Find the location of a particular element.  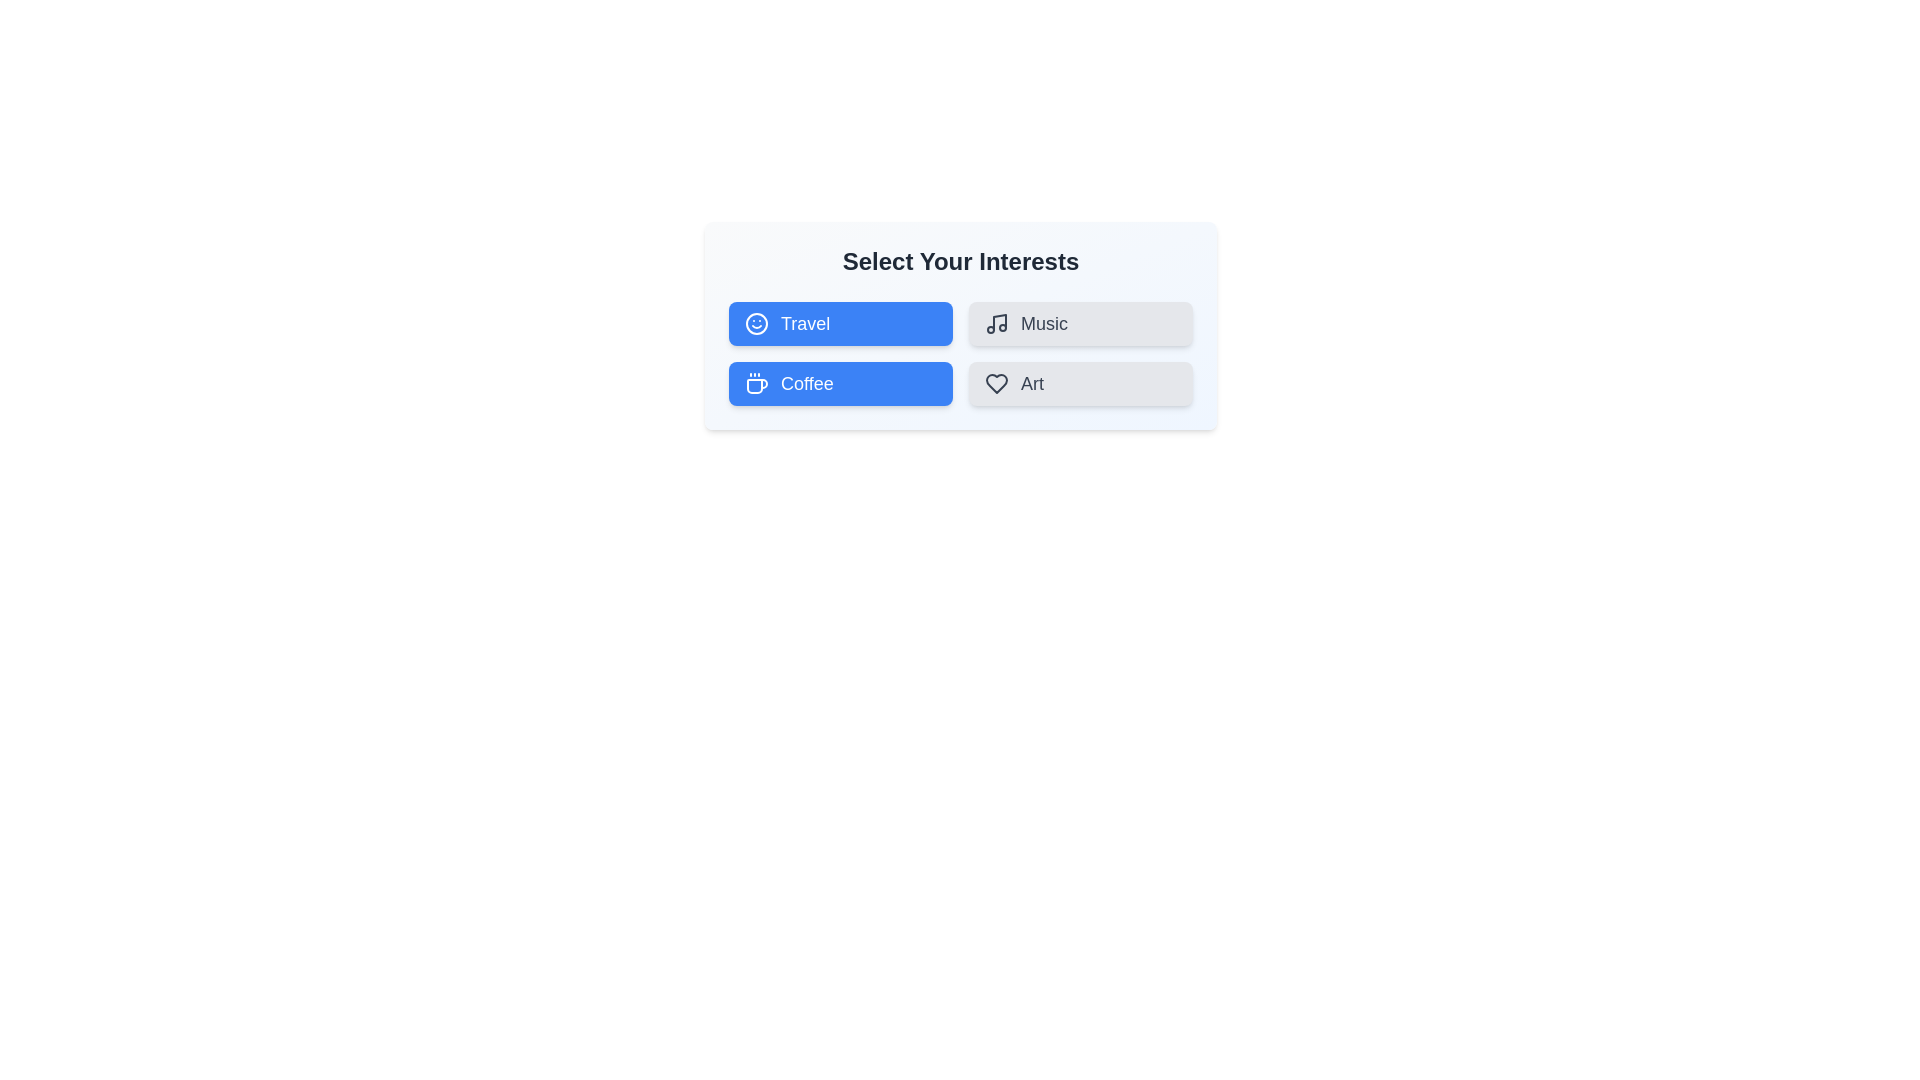

the interest Art by clicking its button is located at coordinates (1079, 384).